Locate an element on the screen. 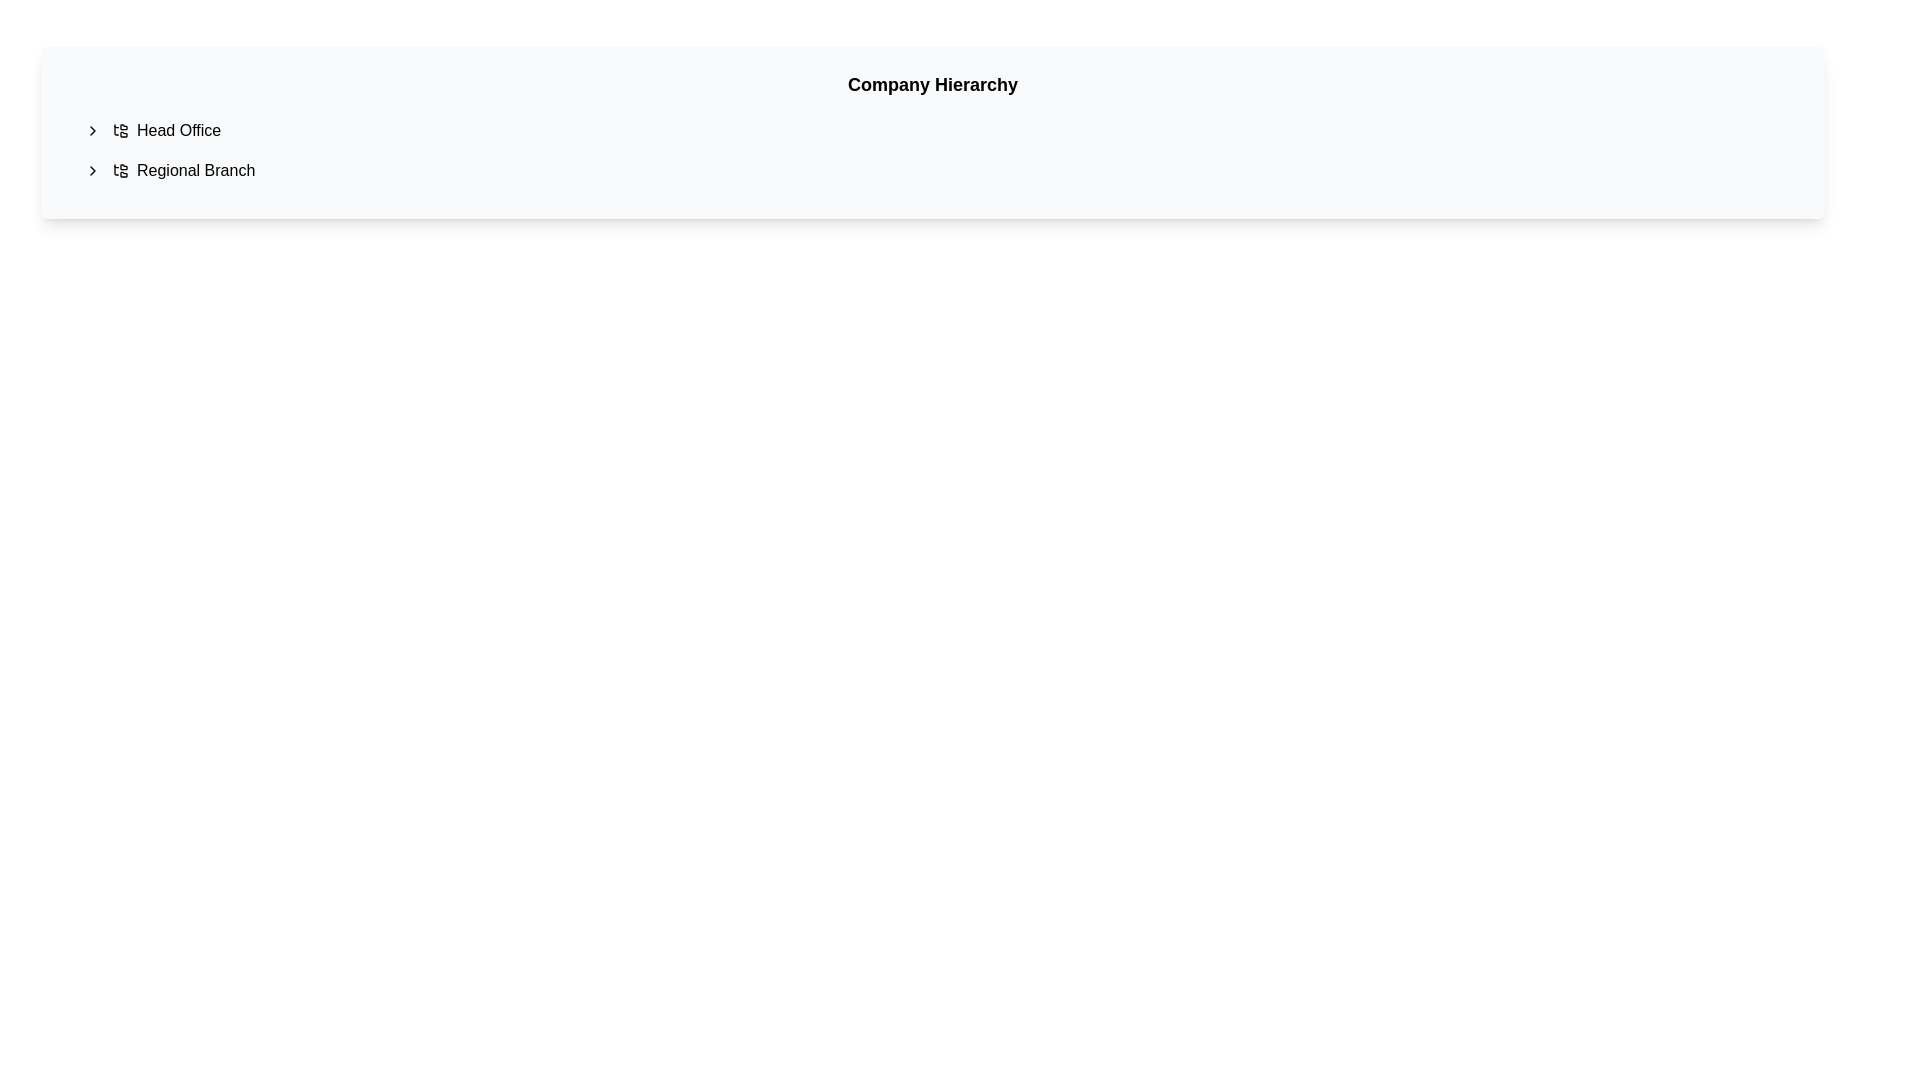  the first navigation item labeled with an icon under the 'Company Hierarchy' title to execute its primary action is located at coordinates (167, 131).